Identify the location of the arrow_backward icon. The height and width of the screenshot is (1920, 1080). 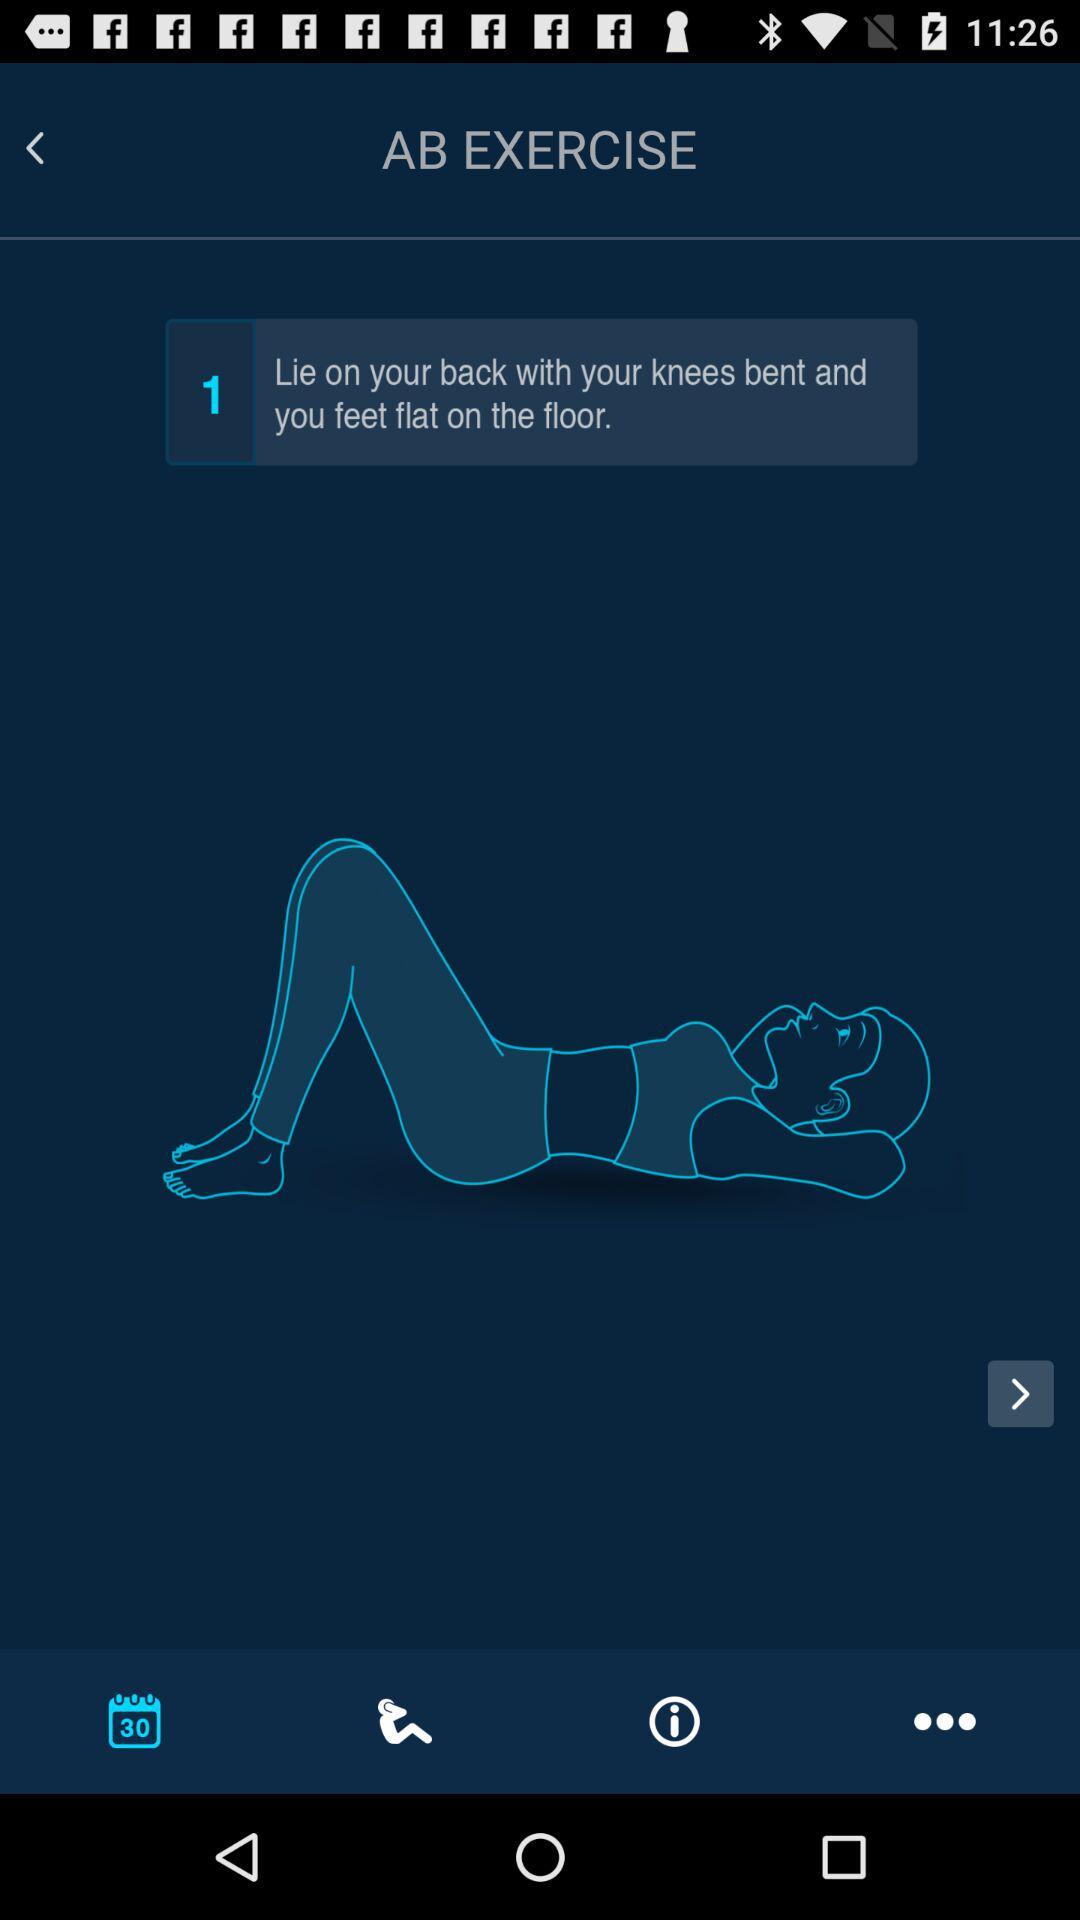
(58, 157).